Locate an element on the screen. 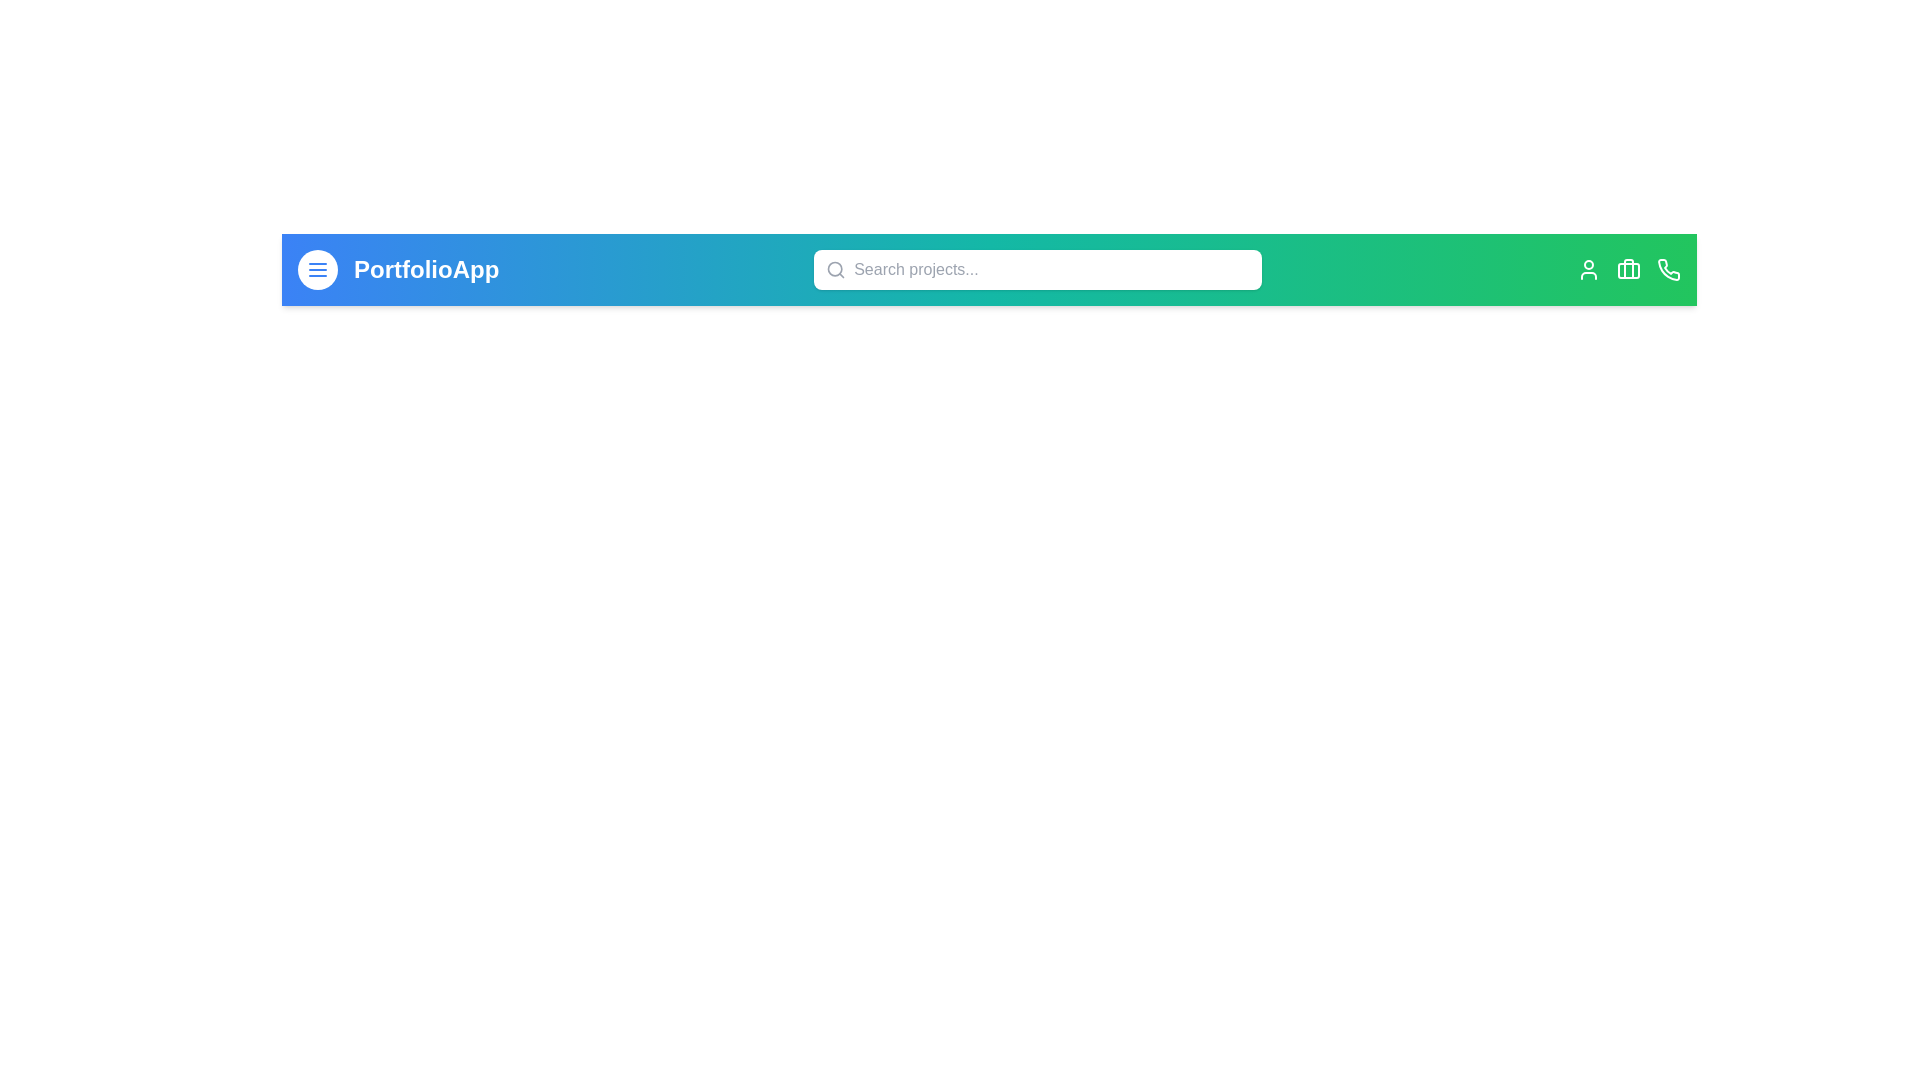 The height and width of the screenshot is (1080, 1920). the title text 'PortfolioApp' to view it is located at coordinates (425, 270).